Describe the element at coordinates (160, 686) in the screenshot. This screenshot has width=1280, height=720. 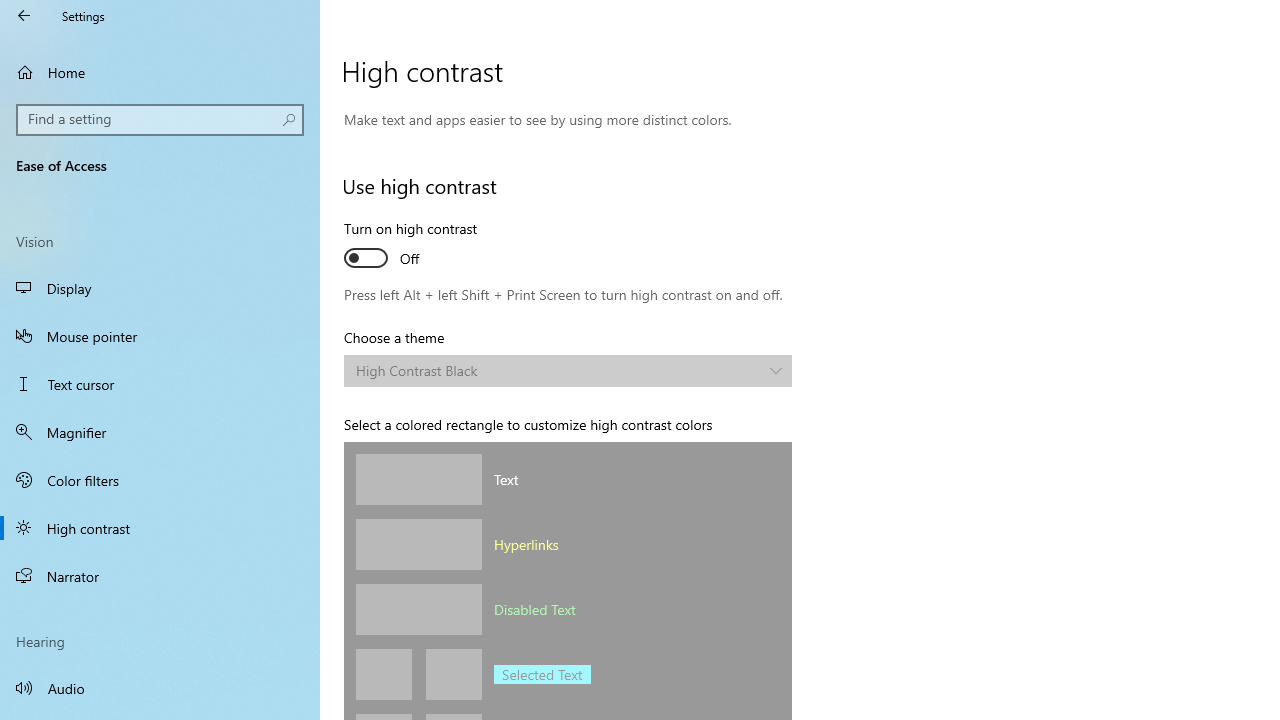
I see `'Audio'` at that location.